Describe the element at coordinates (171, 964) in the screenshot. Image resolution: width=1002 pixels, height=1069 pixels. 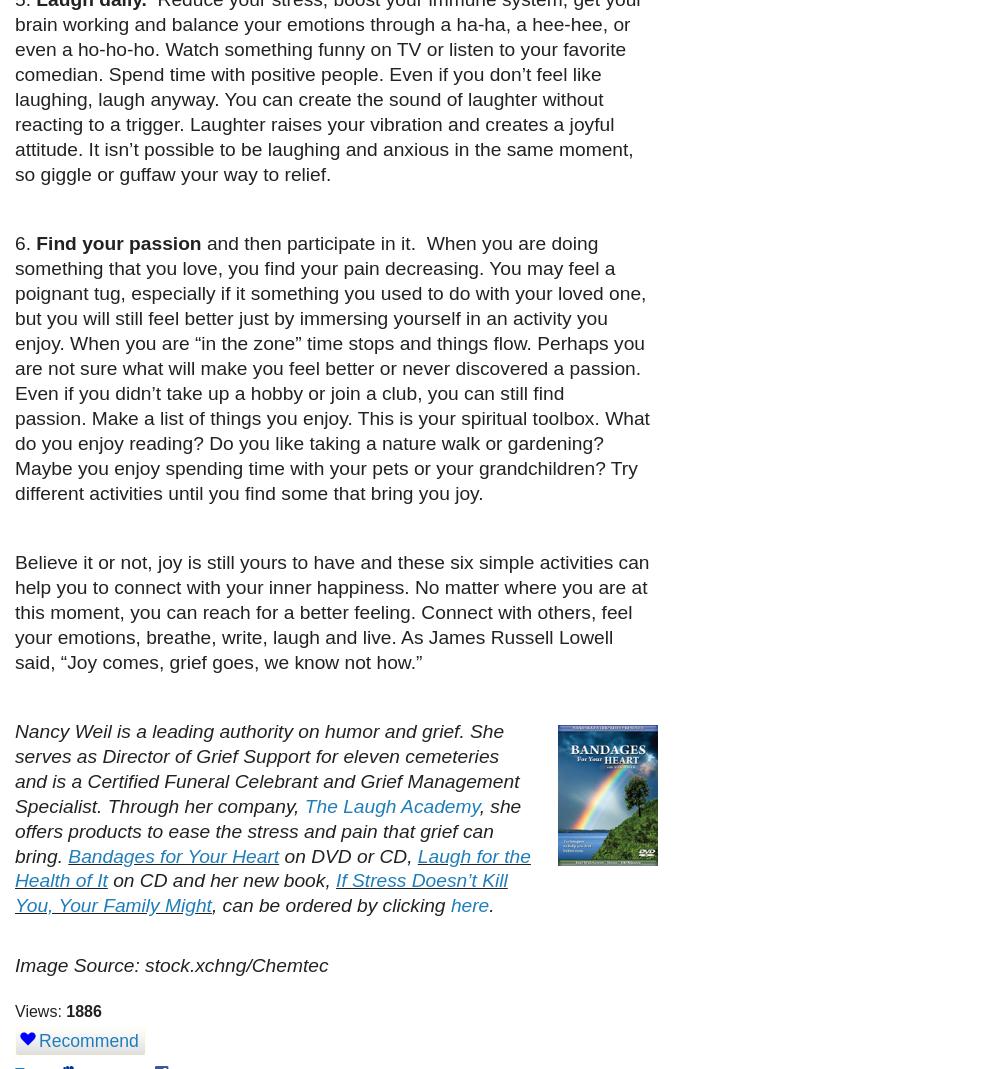
I see `'Image Source: stock.xchng/Chemtec'` at that location.